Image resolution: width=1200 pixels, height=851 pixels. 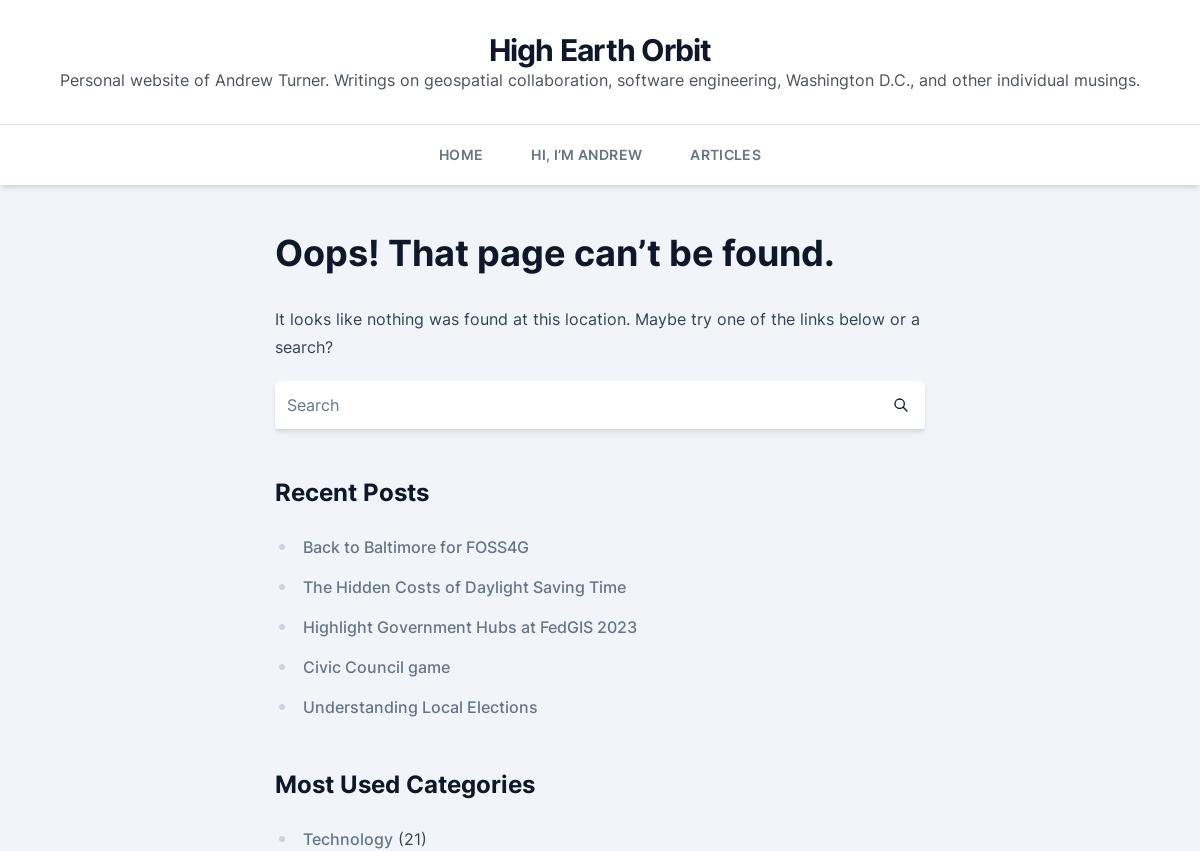 What do you see at coordinates (600, 78) in the screenshot?
I see `'Personal website of Andrew Turner. Writings on geospatial collaboration, software engineering, Washington D.C., and other individual musings.'` at bounding box center [600, 78].